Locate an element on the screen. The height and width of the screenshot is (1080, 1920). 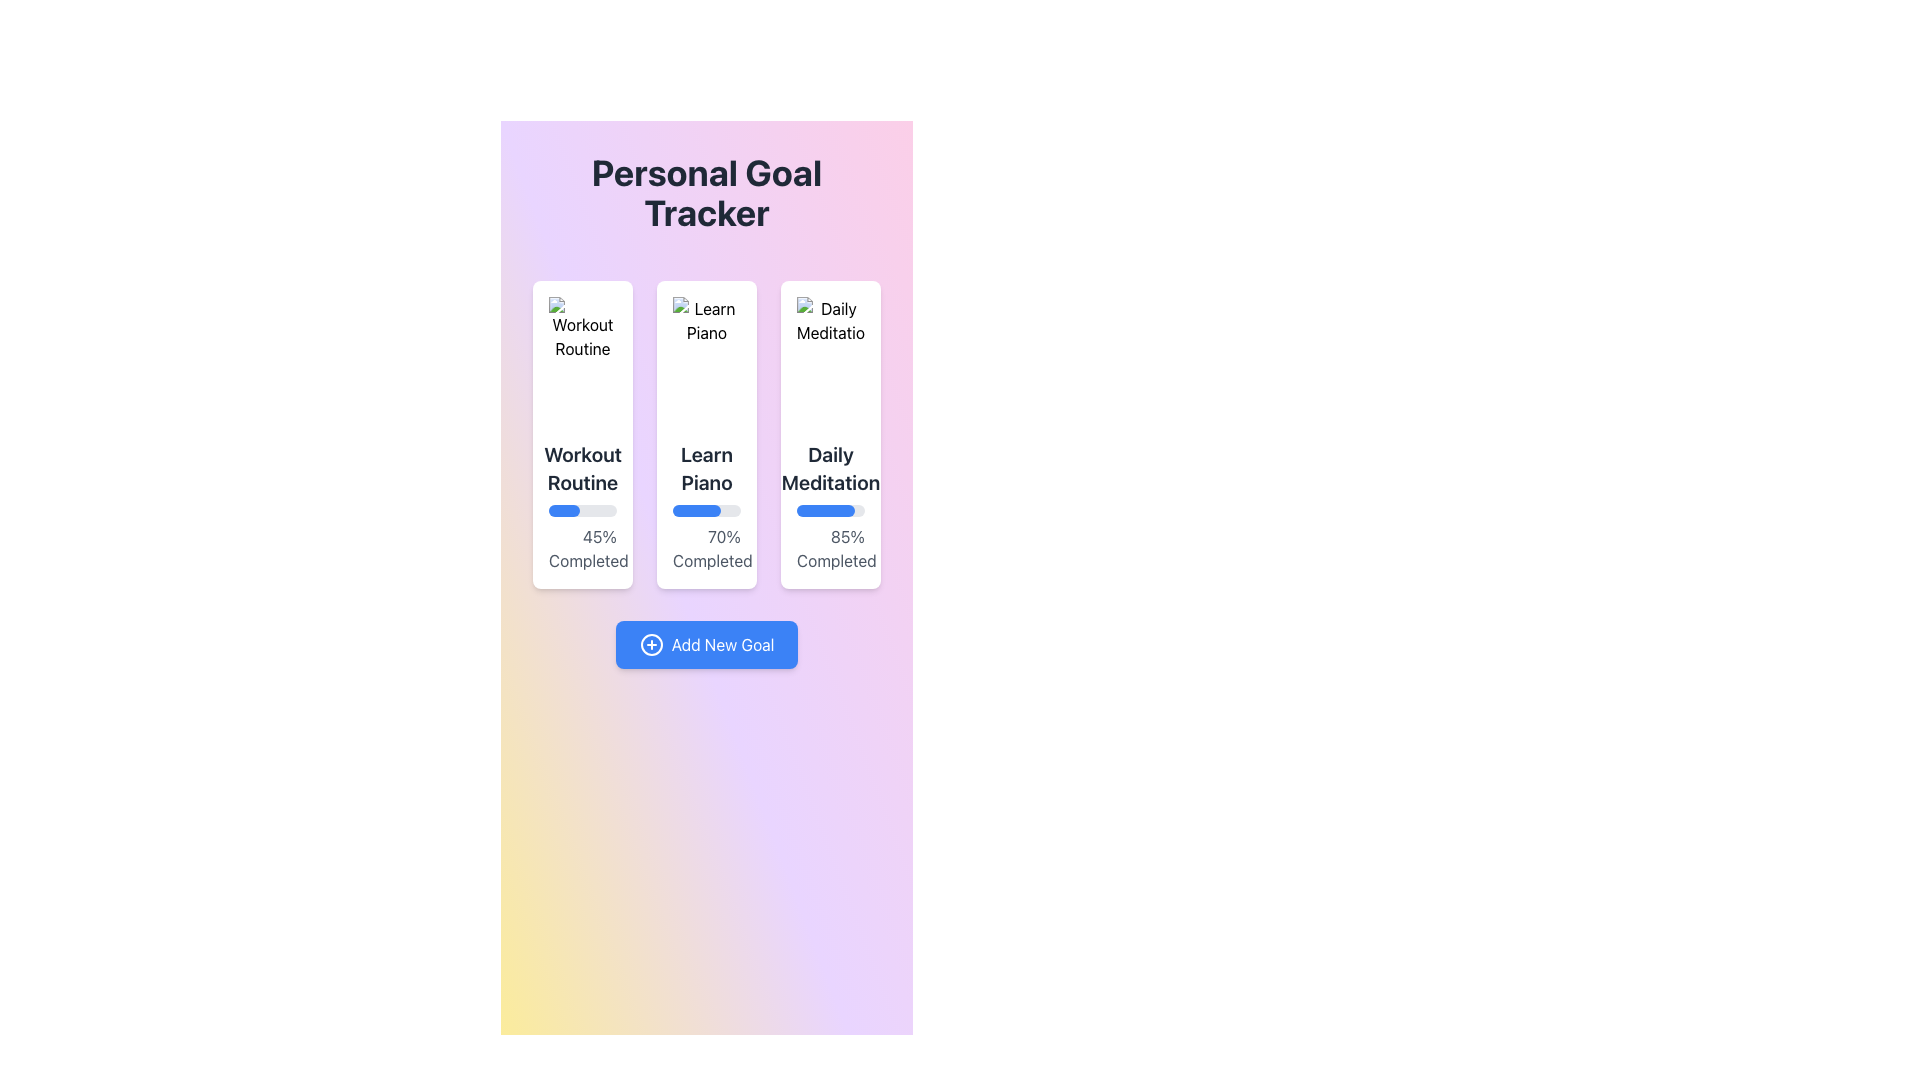
the Static Text Display indicating the progress percentage of the 'Workout Routine' task, located at the bottom-right corner of the 'Workout Routine' card beneath the progress bar is located at coordinates (581, 548).